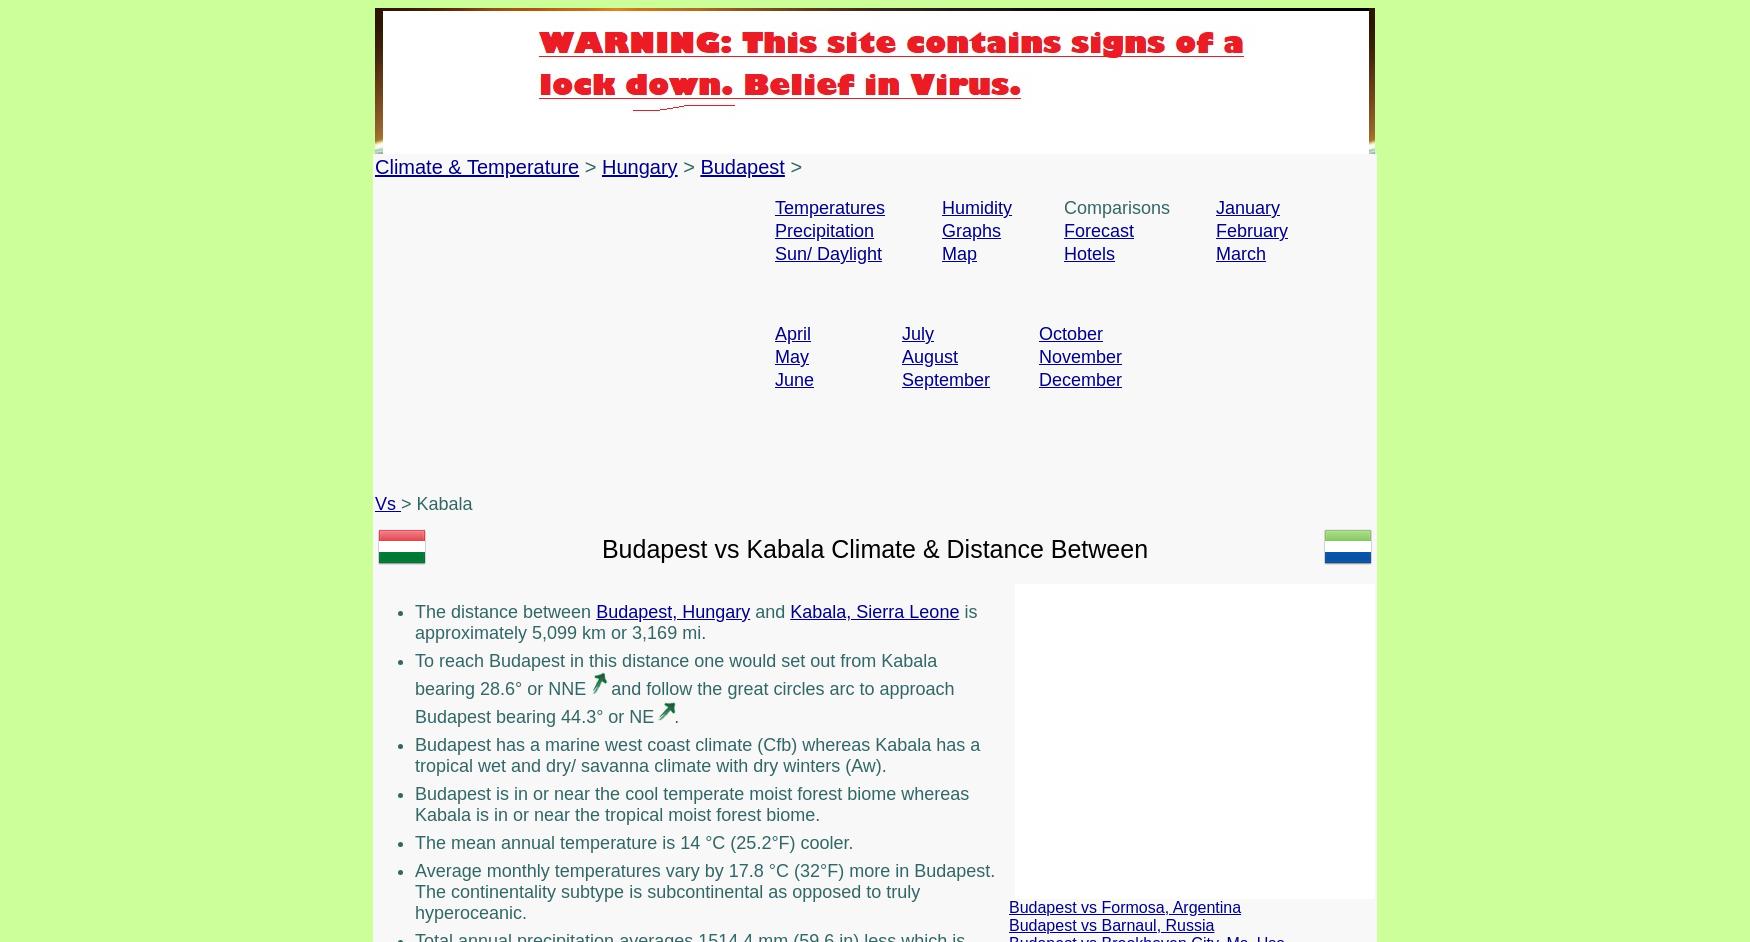  What do you see at coordinates (1117, 207) in the screenshot?
I see `'Comparisons'` at bounding box center [1117, 207].